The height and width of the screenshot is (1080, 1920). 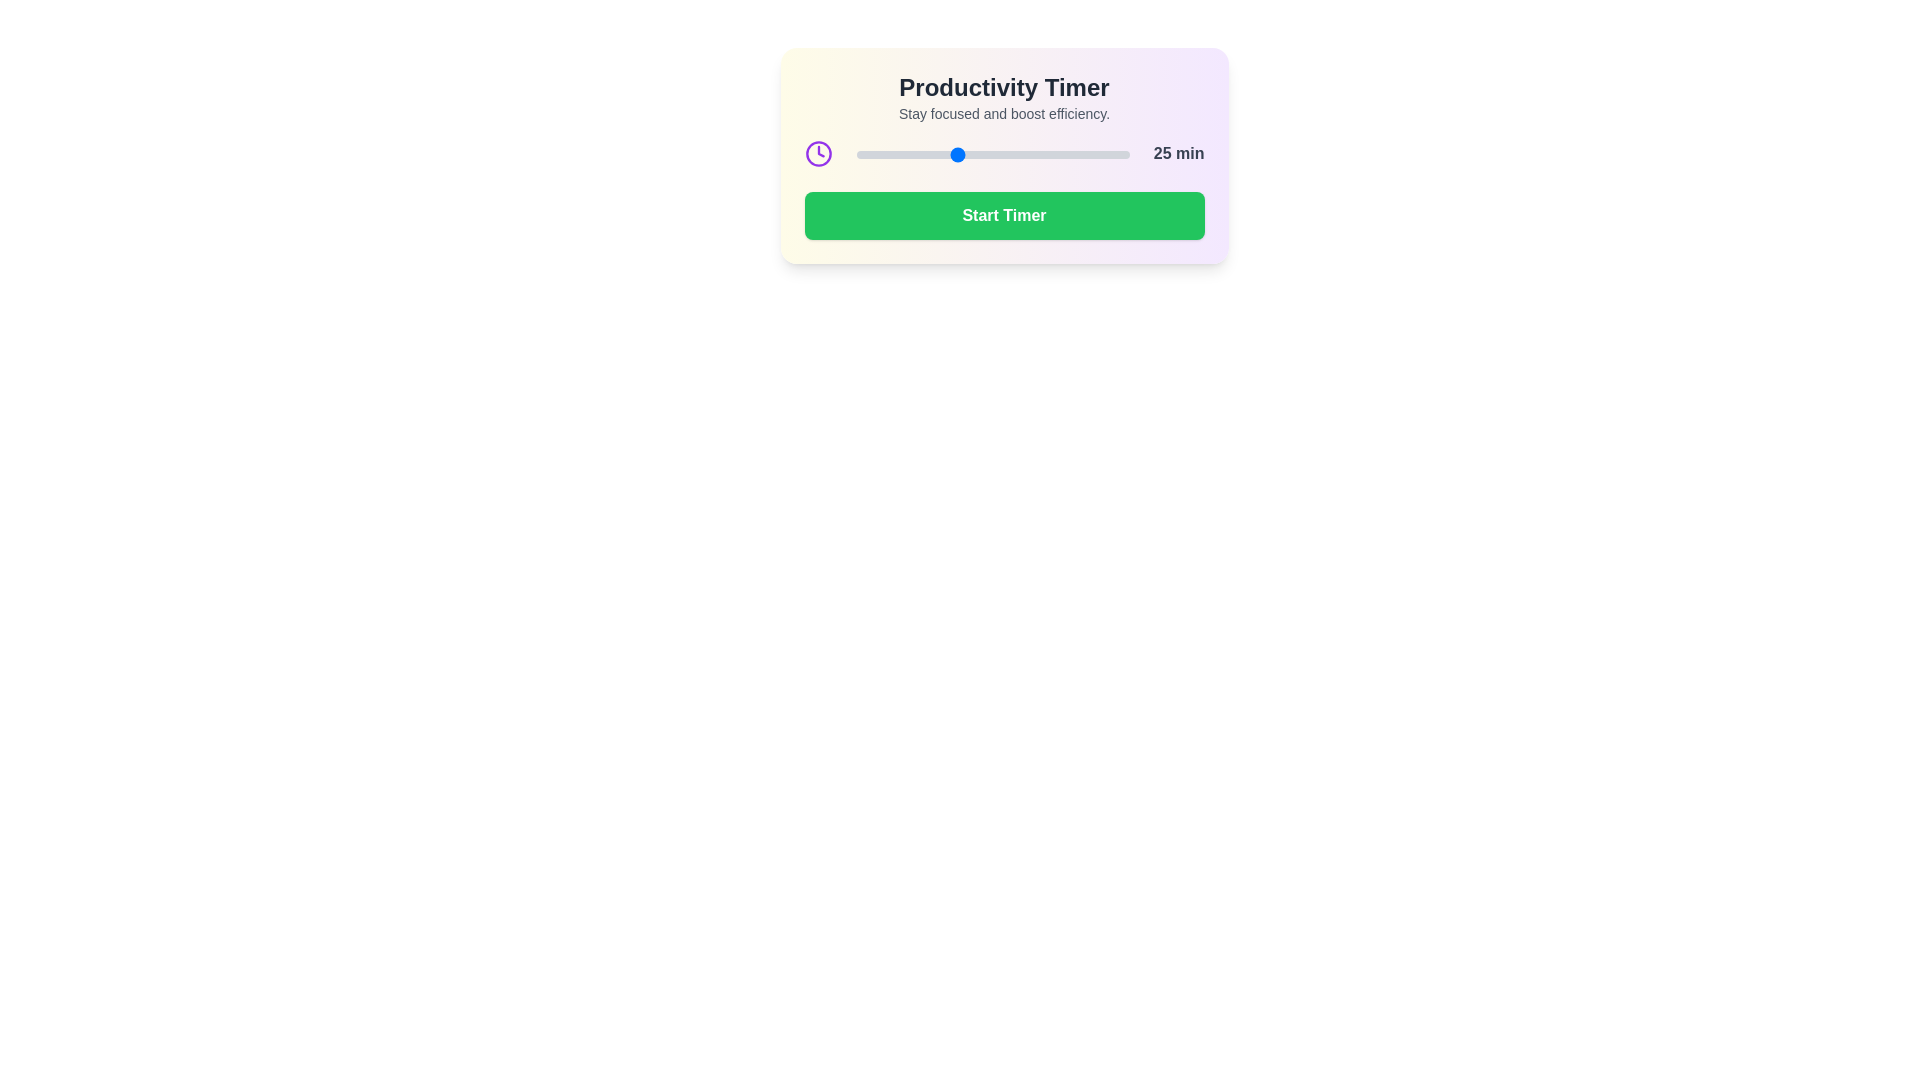 What do you see at coordinates (944, 153) in the screenshot?
I see `the timer slider to 23 minutes` at bounding box center [944, 153].